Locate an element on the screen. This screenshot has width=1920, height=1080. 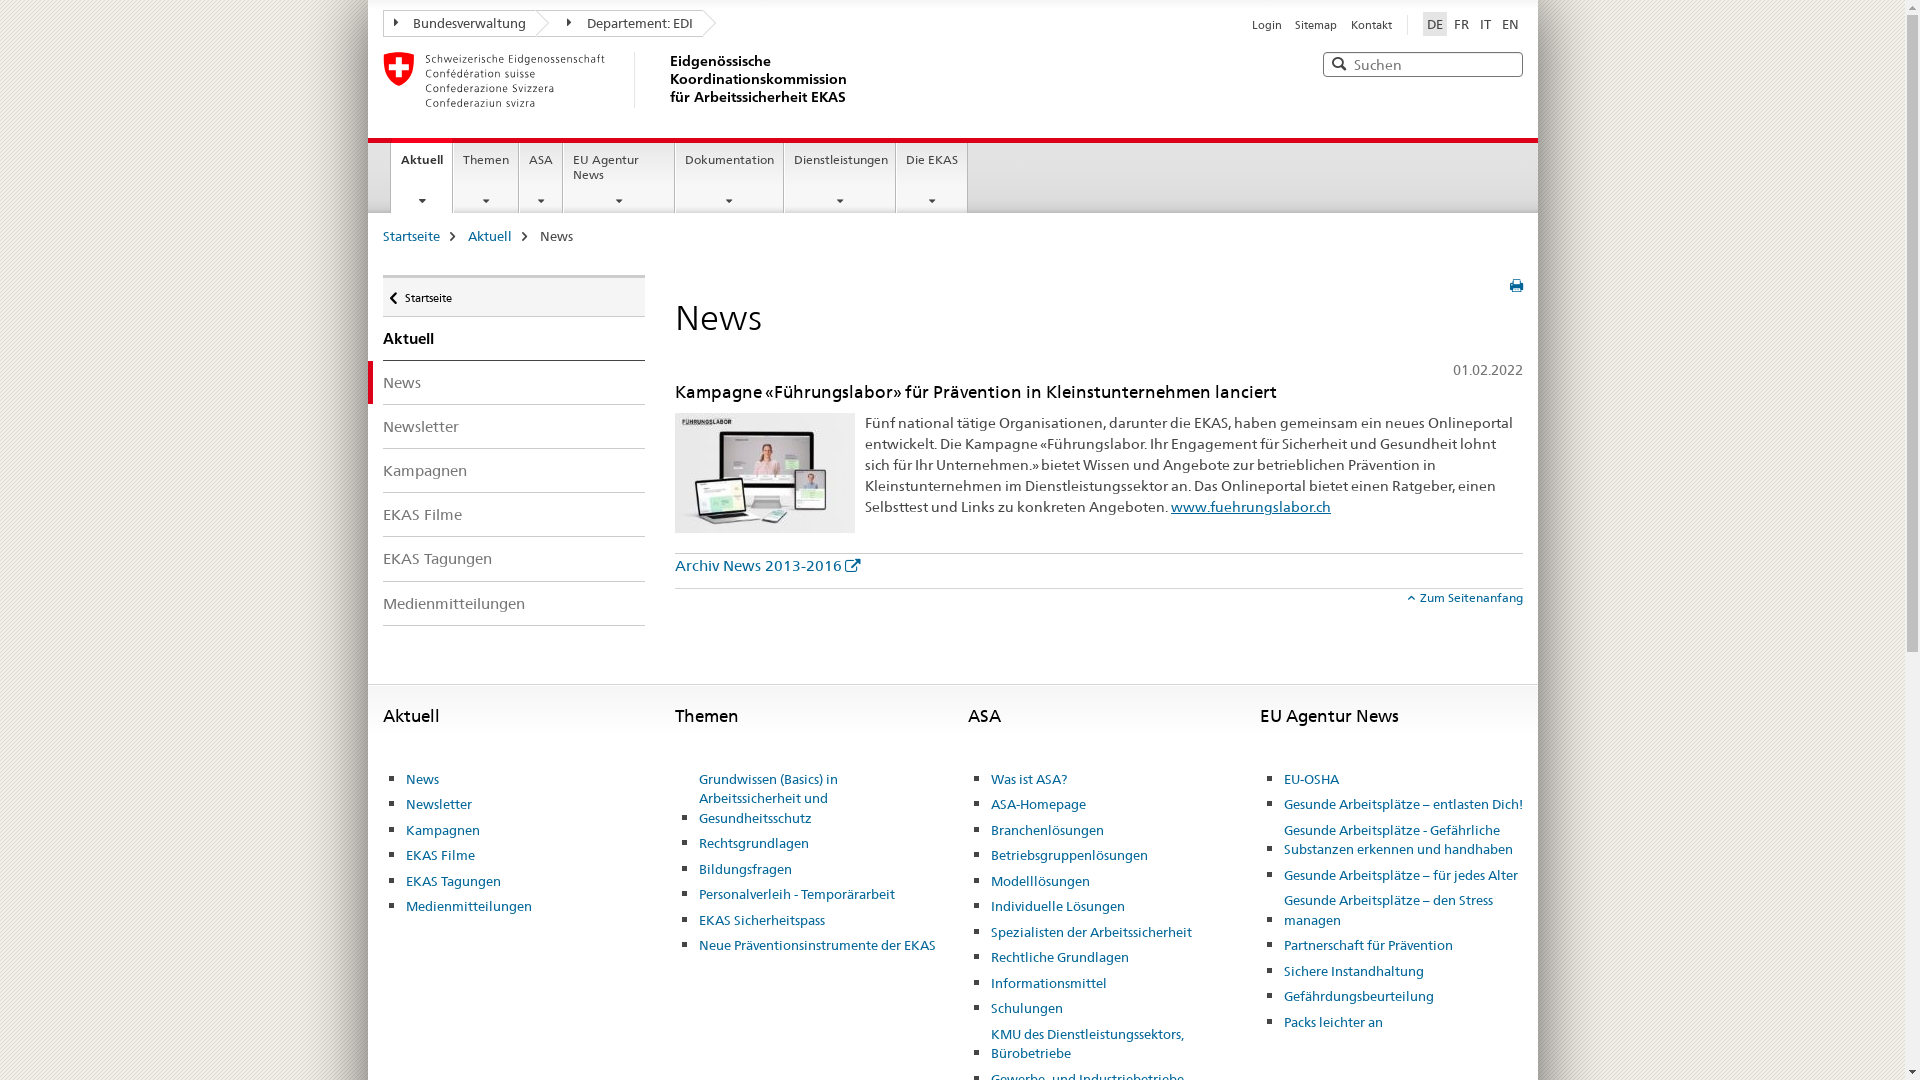
'Die EKAS' is located at coordinates (930, 176).